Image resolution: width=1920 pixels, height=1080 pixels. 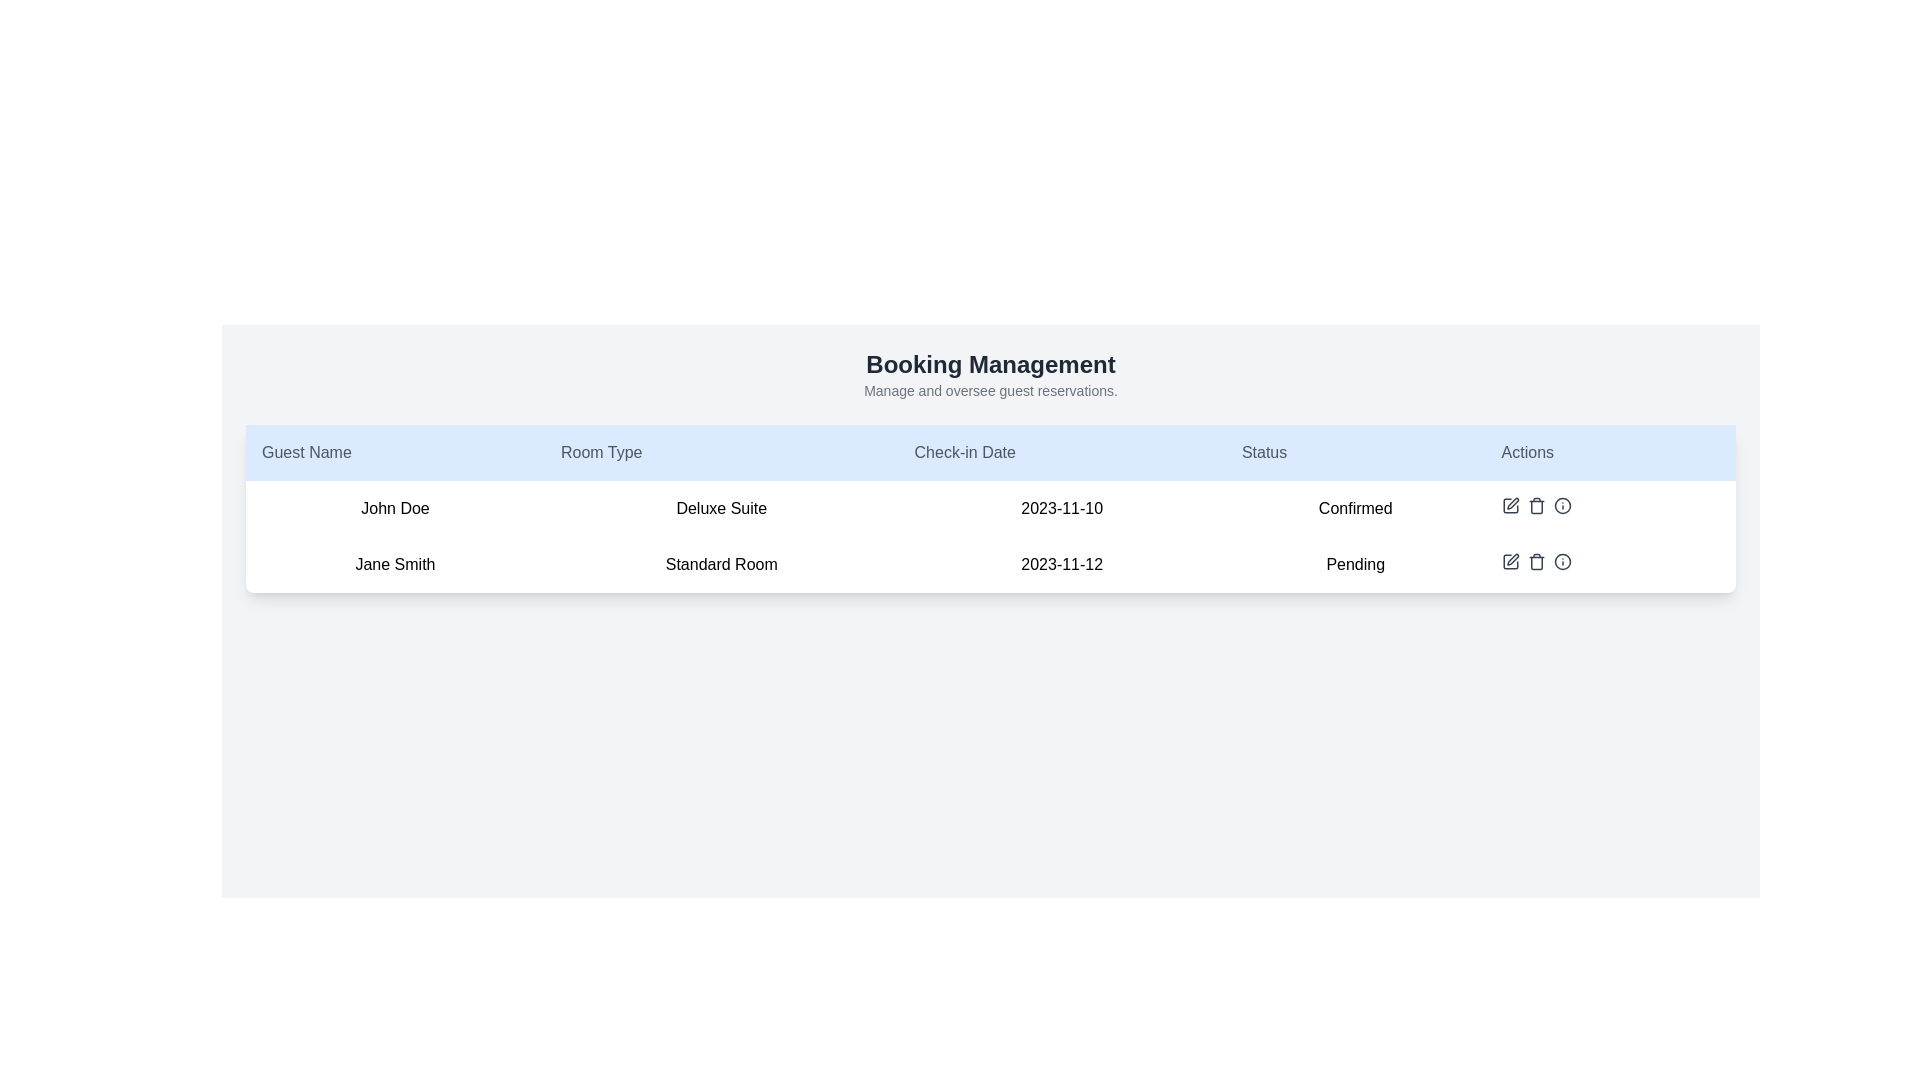 I want to click on the static text display showing the date '2023-11-10' in the 'Check-in Date' column of the booking table for 'John Doe' in the 'Deluxe Suite', so click(x=1061, y=508).